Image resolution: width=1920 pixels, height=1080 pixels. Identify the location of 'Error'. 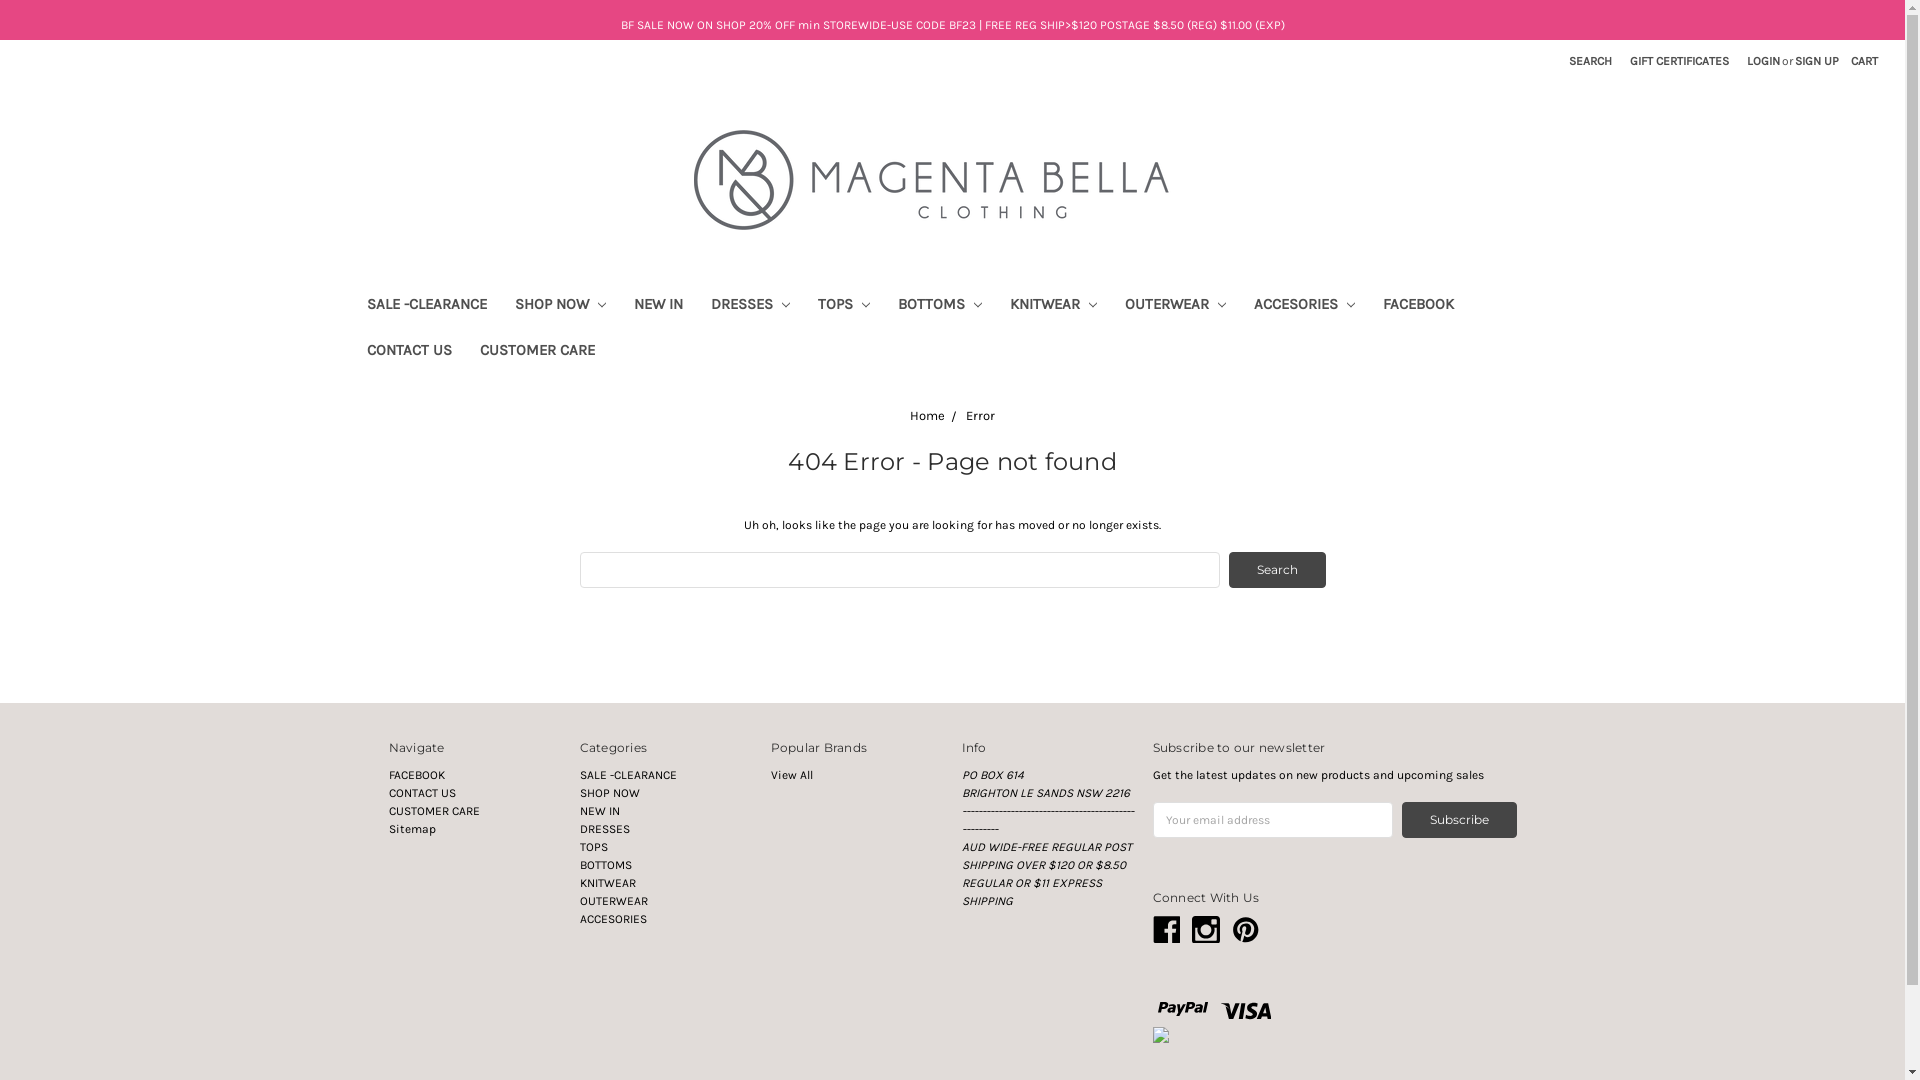
(980, 414).